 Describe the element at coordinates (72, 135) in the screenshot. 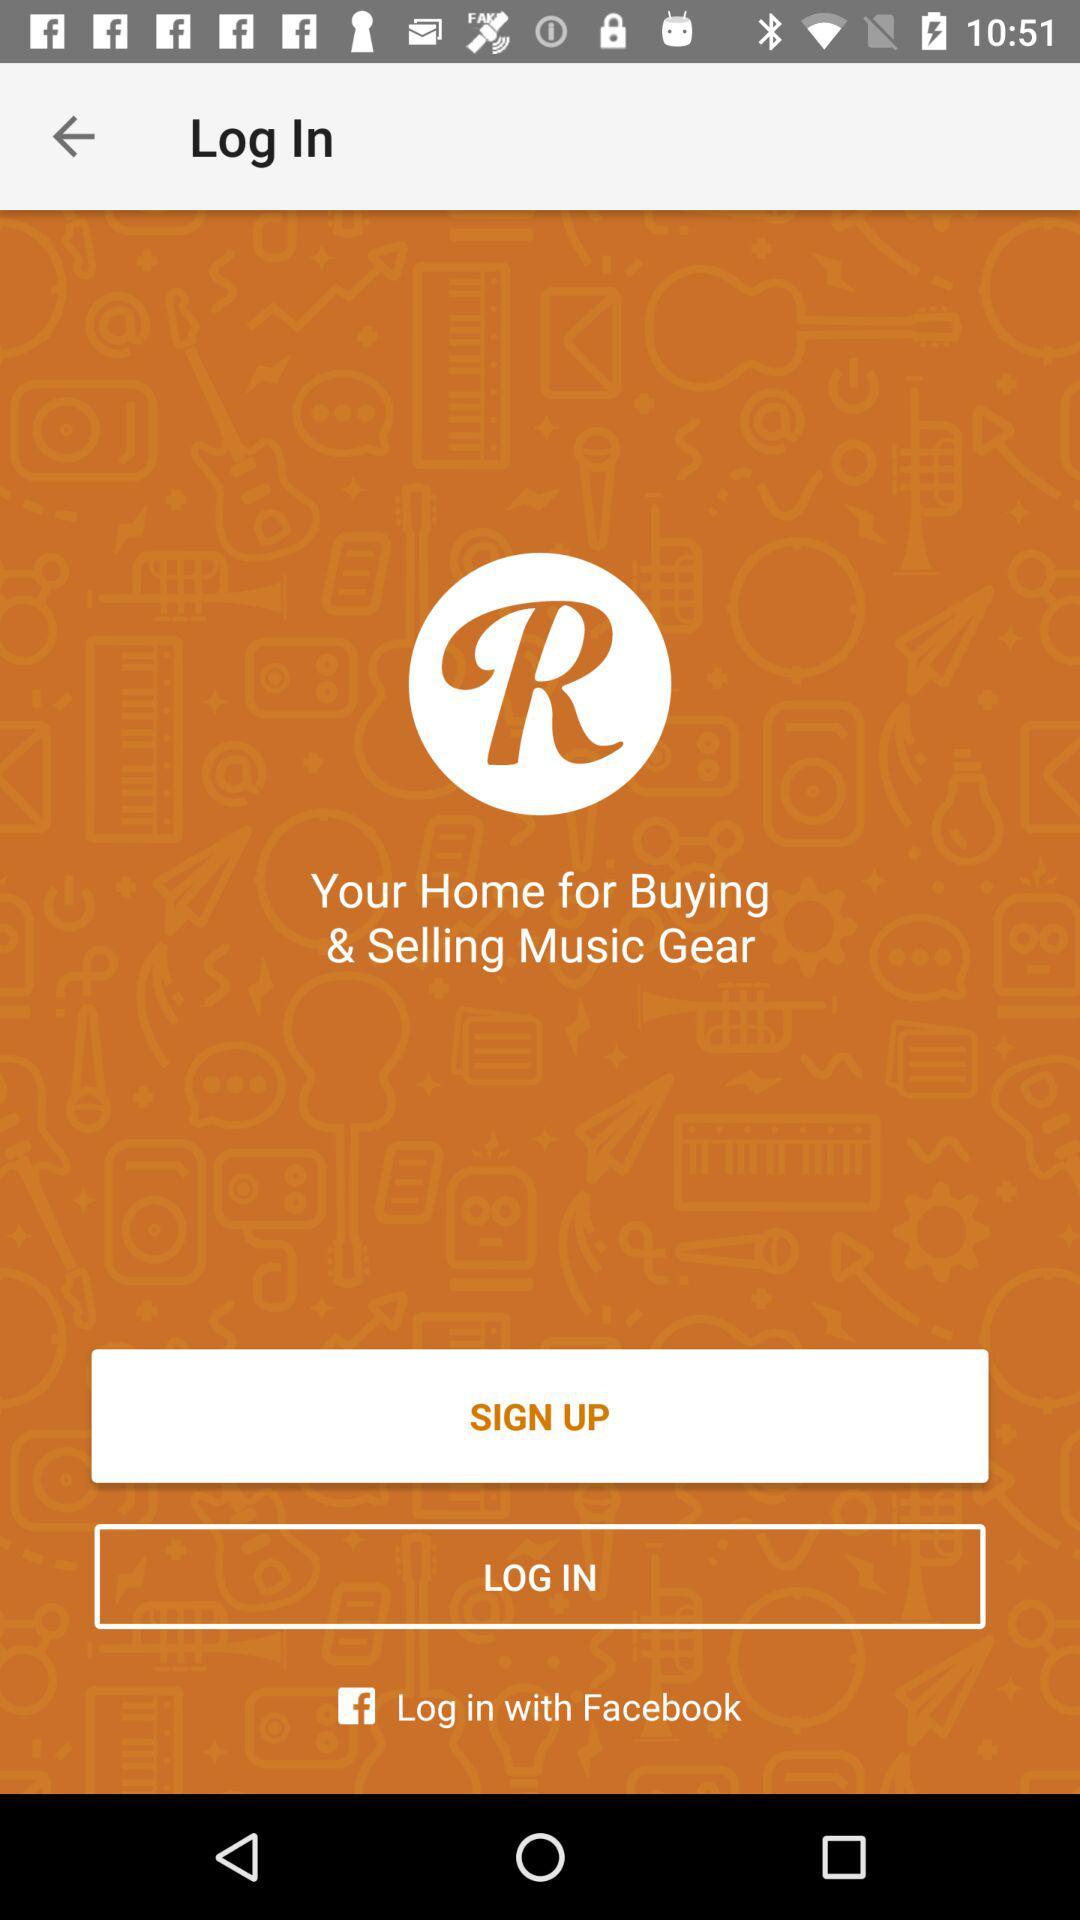

I see `icon next to log in item` at that location.